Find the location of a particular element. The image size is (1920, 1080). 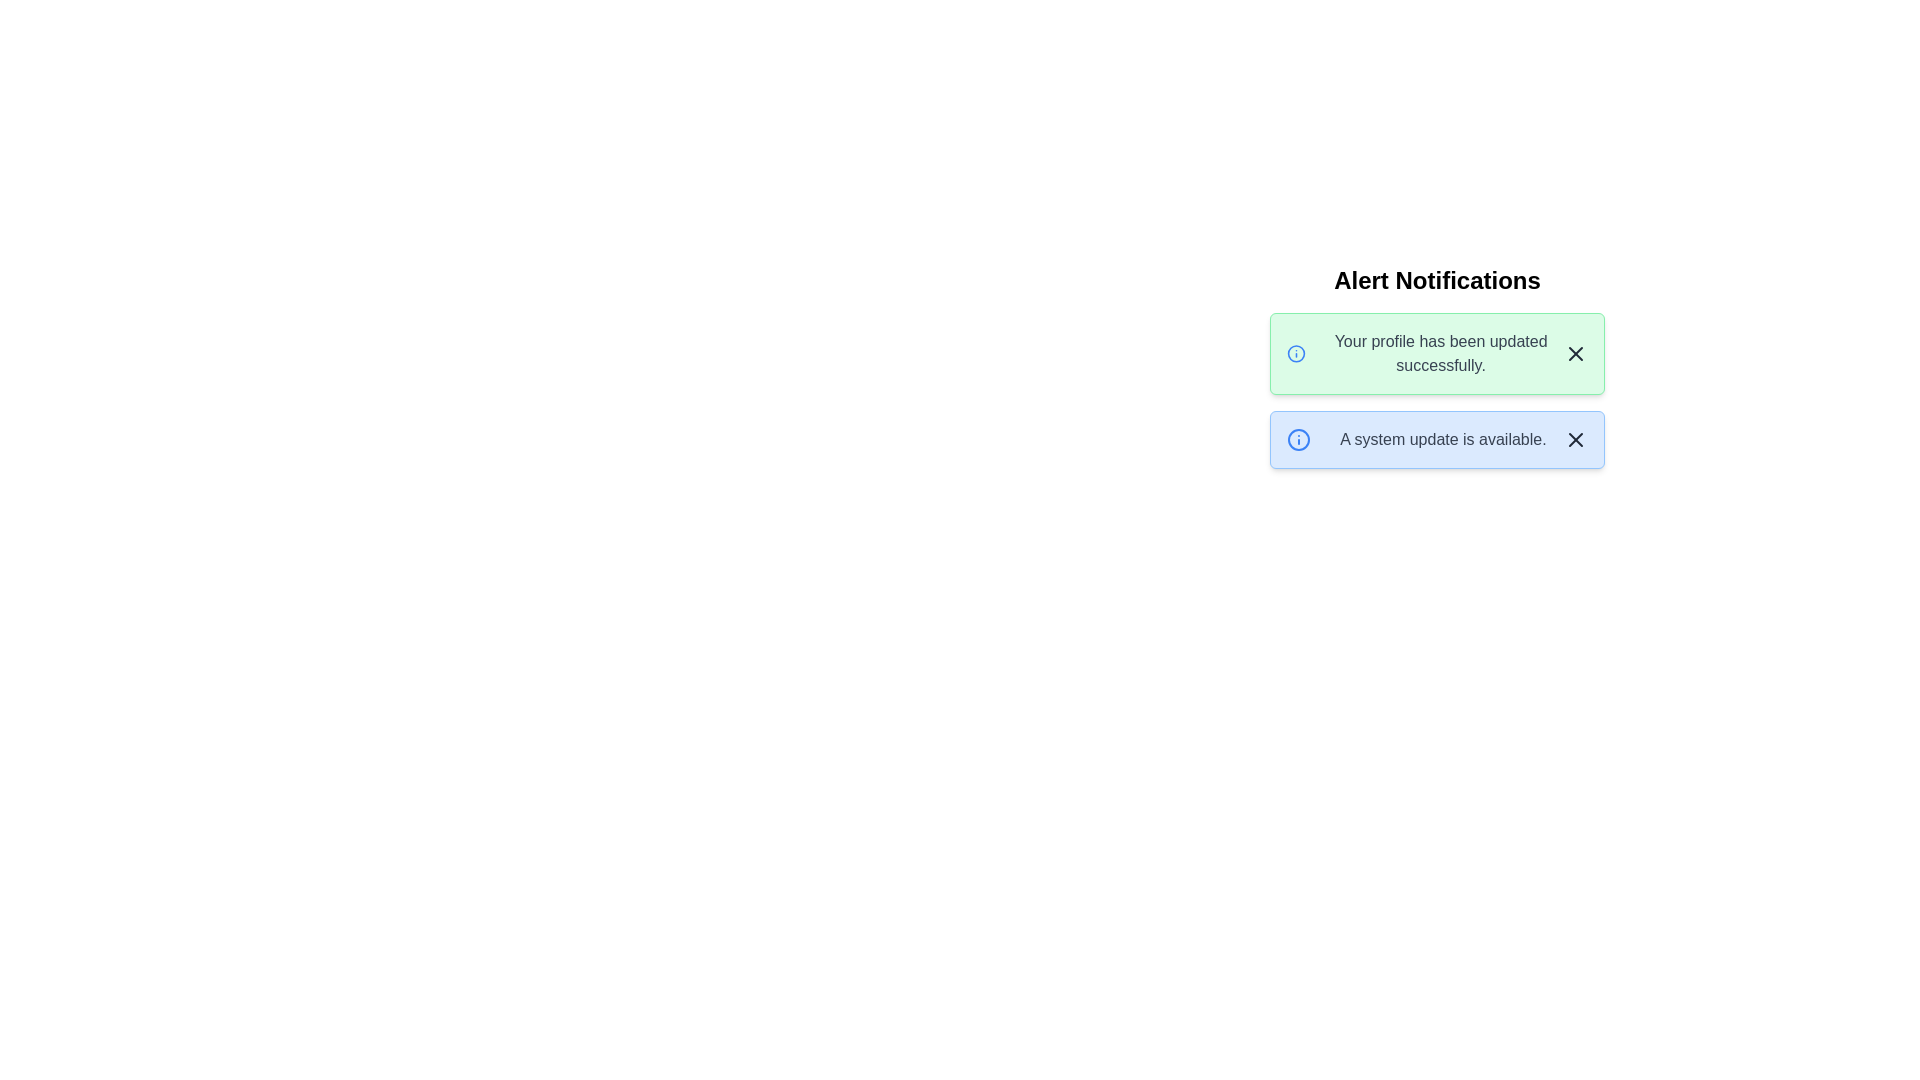

the first notification message box with a green background that indicates success, containing the text 'Your profile has been updated successfully.' and a dismiss button with an 'X' mark is located at coordinates (1436, 366).